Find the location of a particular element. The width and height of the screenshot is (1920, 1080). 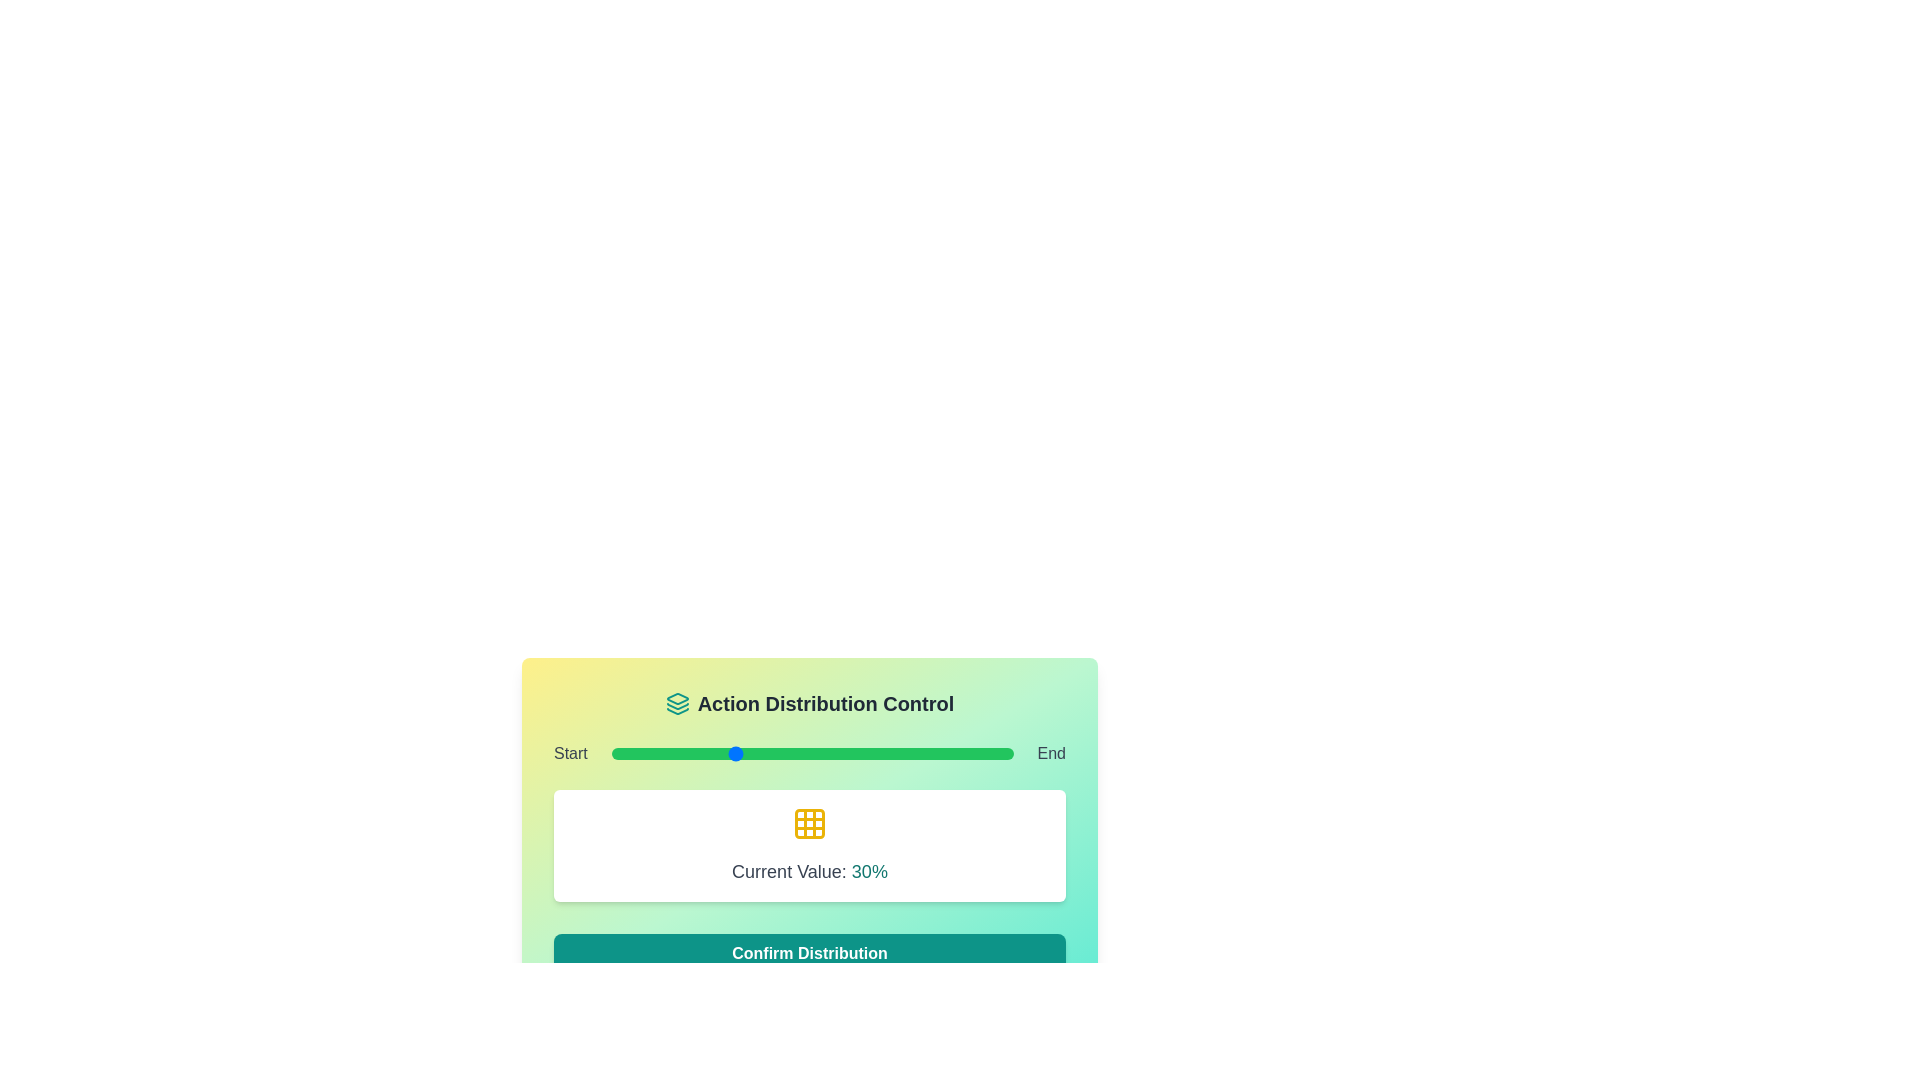

the slider to set its value to 99% is located at coordinates (1009, 753).